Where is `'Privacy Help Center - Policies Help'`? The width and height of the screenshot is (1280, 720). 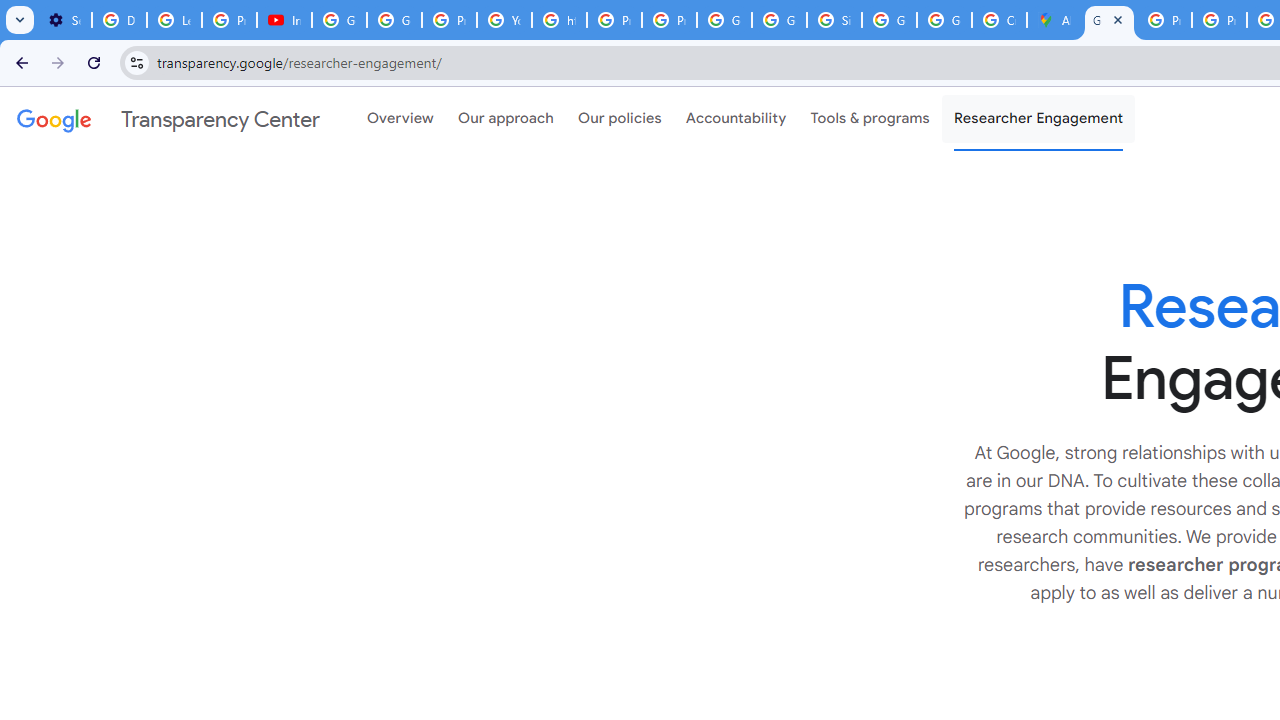
'Privacy Help Center - Policies Help' is located at coordinates (1164, 20).